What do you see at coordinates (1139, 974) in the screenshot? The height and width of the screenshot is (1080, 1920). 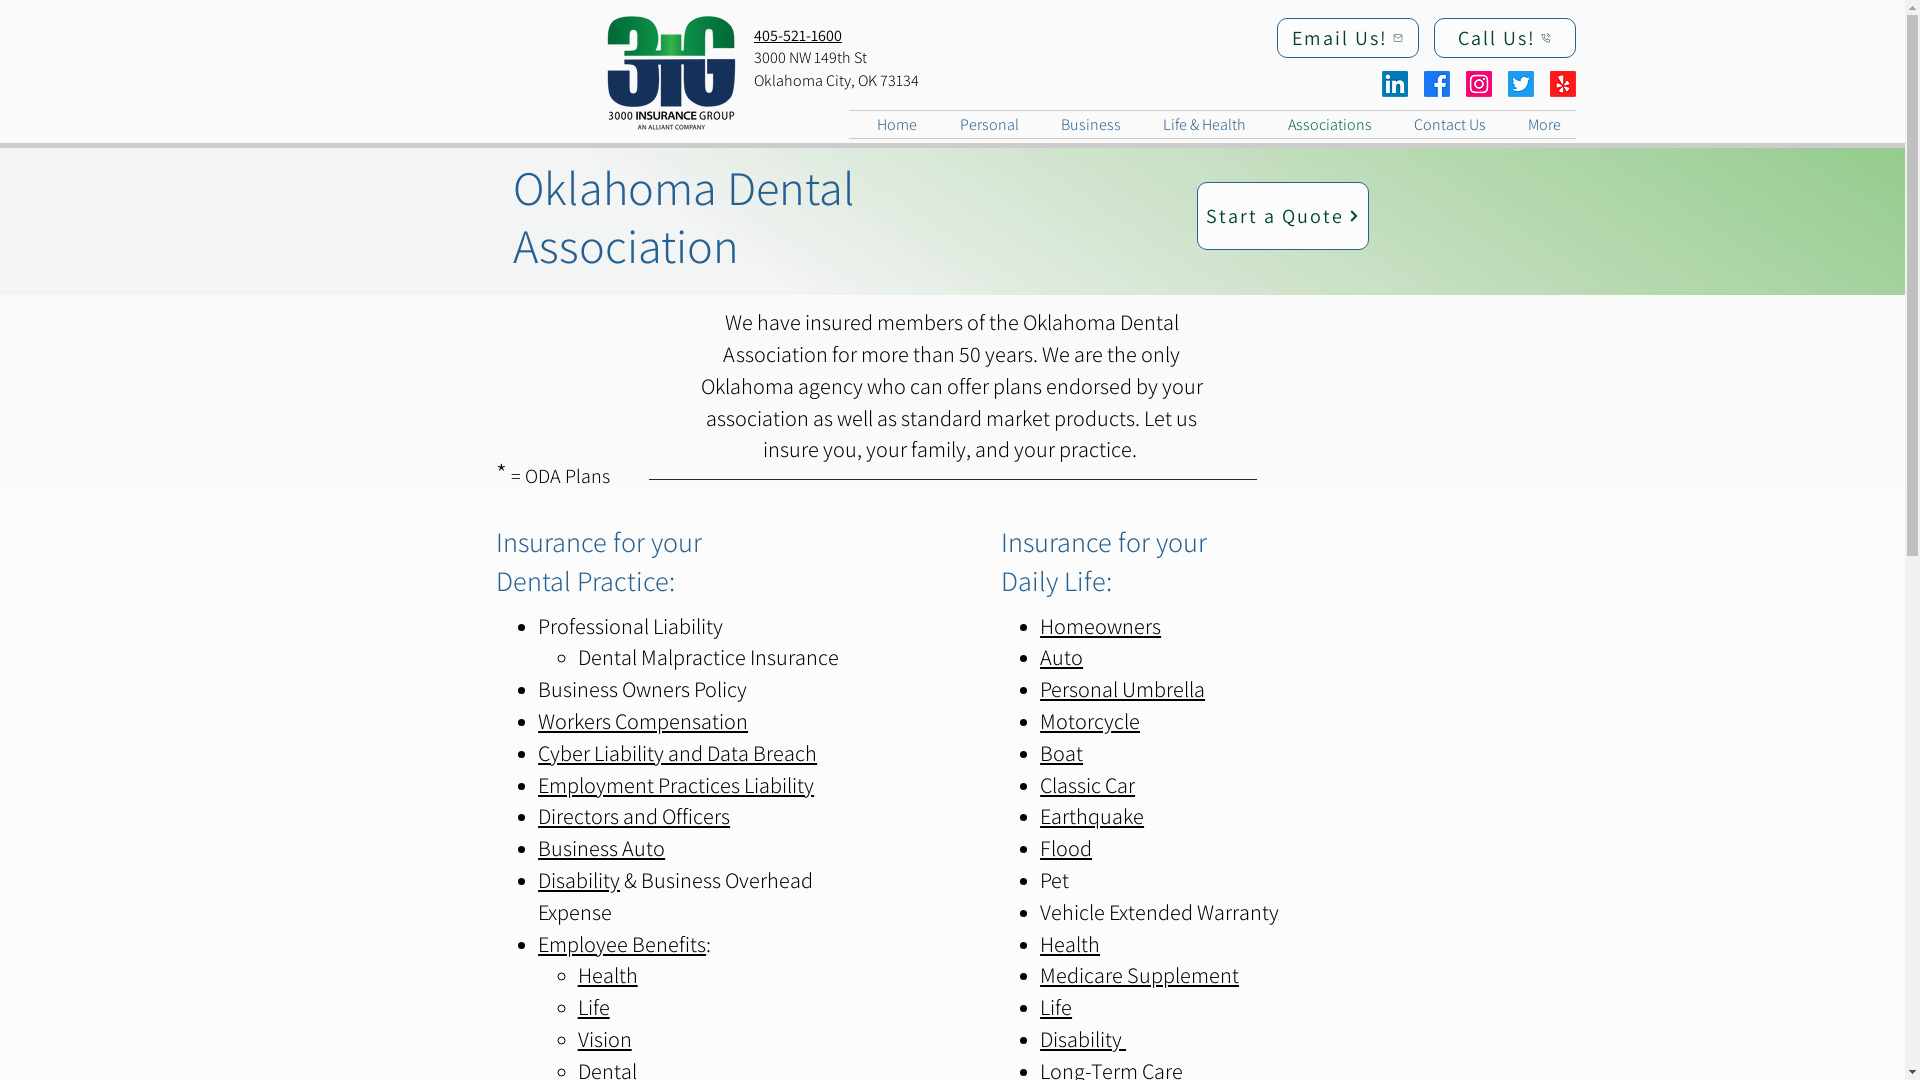 I see `'Medicare Supplement'` at bounding box center [1139, 974].